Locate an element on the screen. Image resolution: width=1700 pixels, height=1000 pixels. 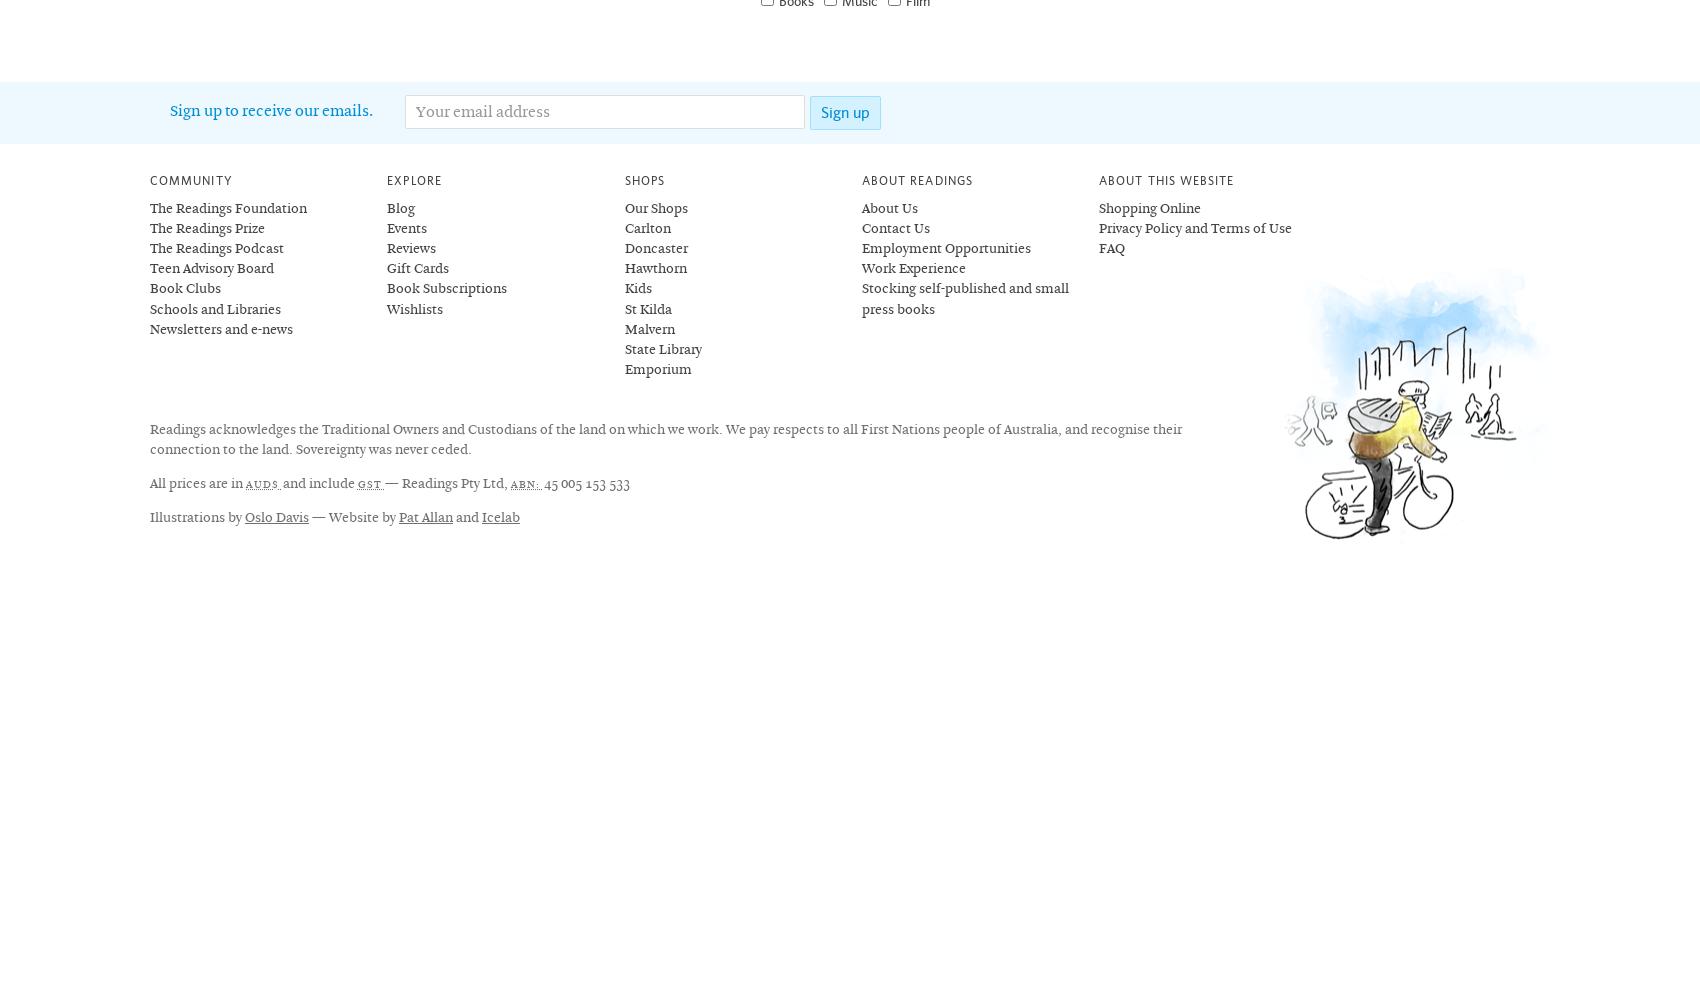
'Illustrations by' is located at coordinates (196, 518).